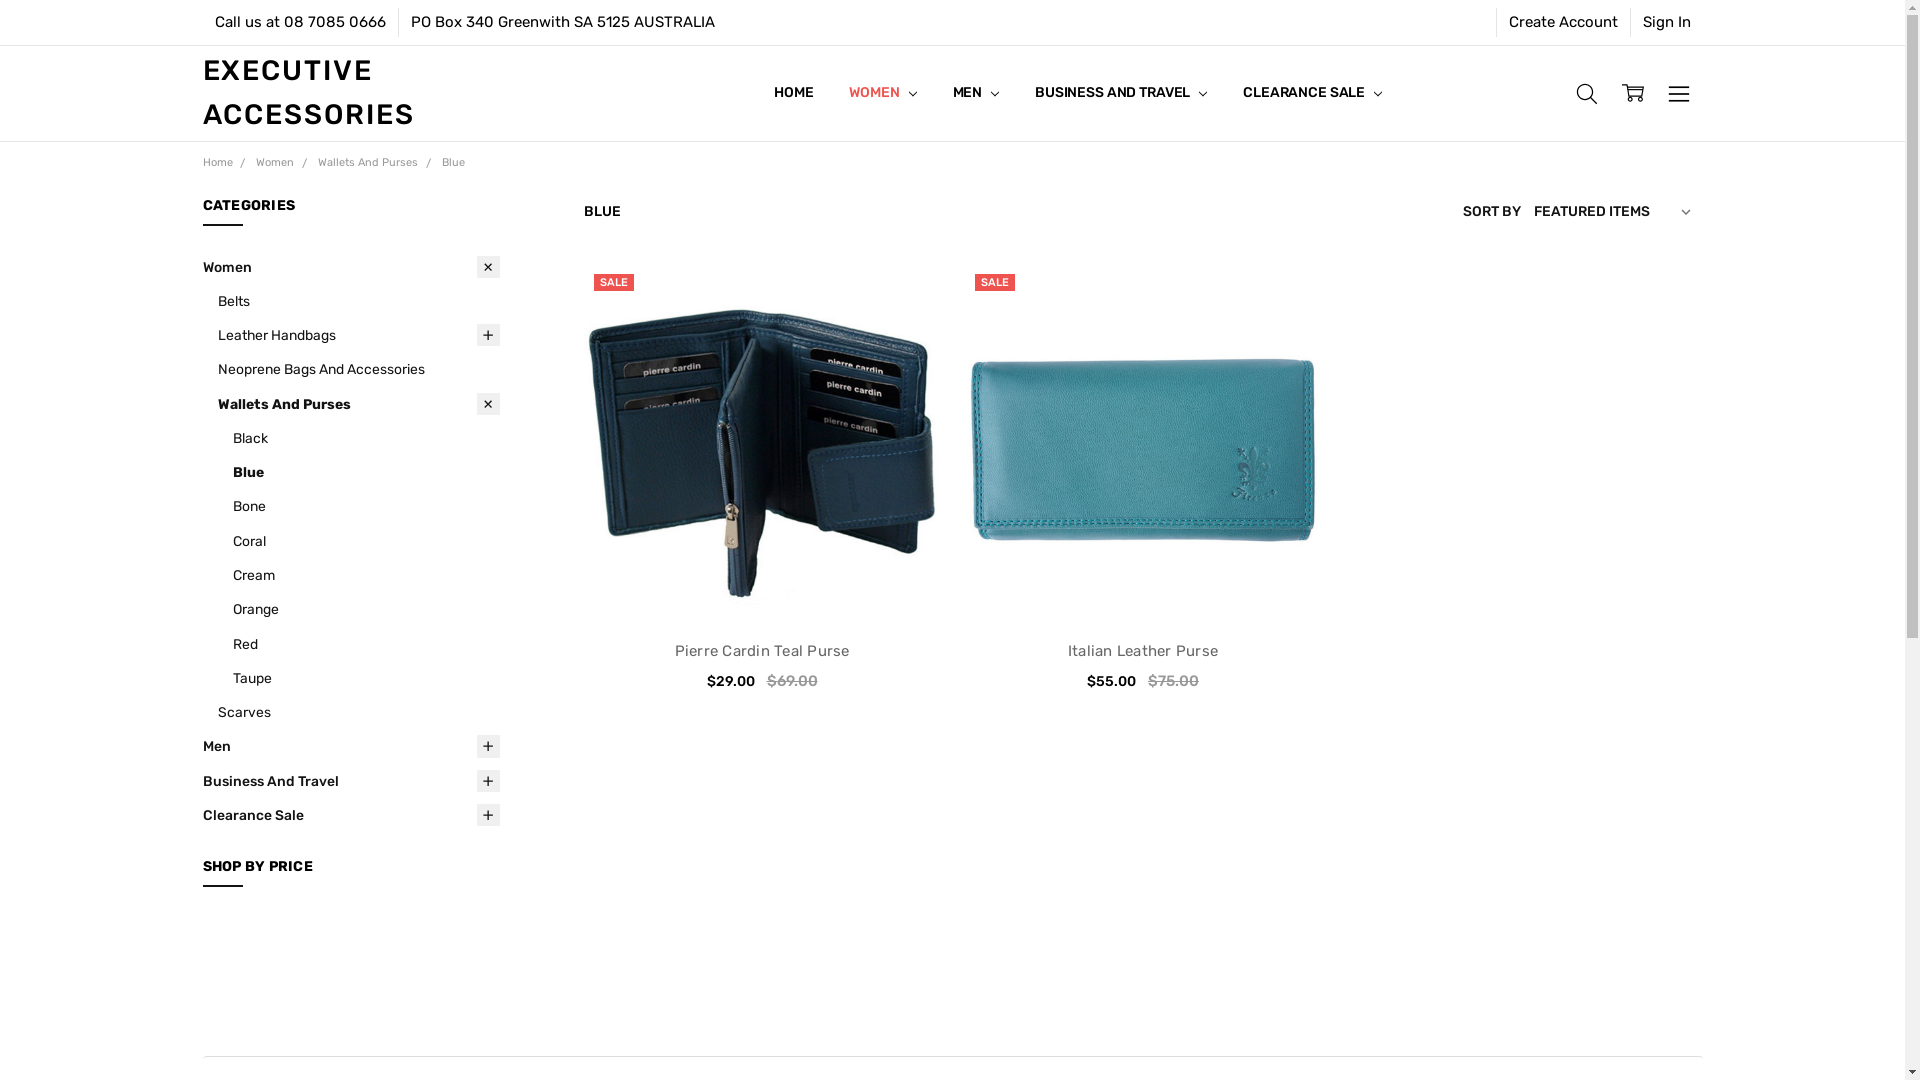 This screenshot has width=1920, height=1080. I want to click on 'Scarves', so click(359, 711).